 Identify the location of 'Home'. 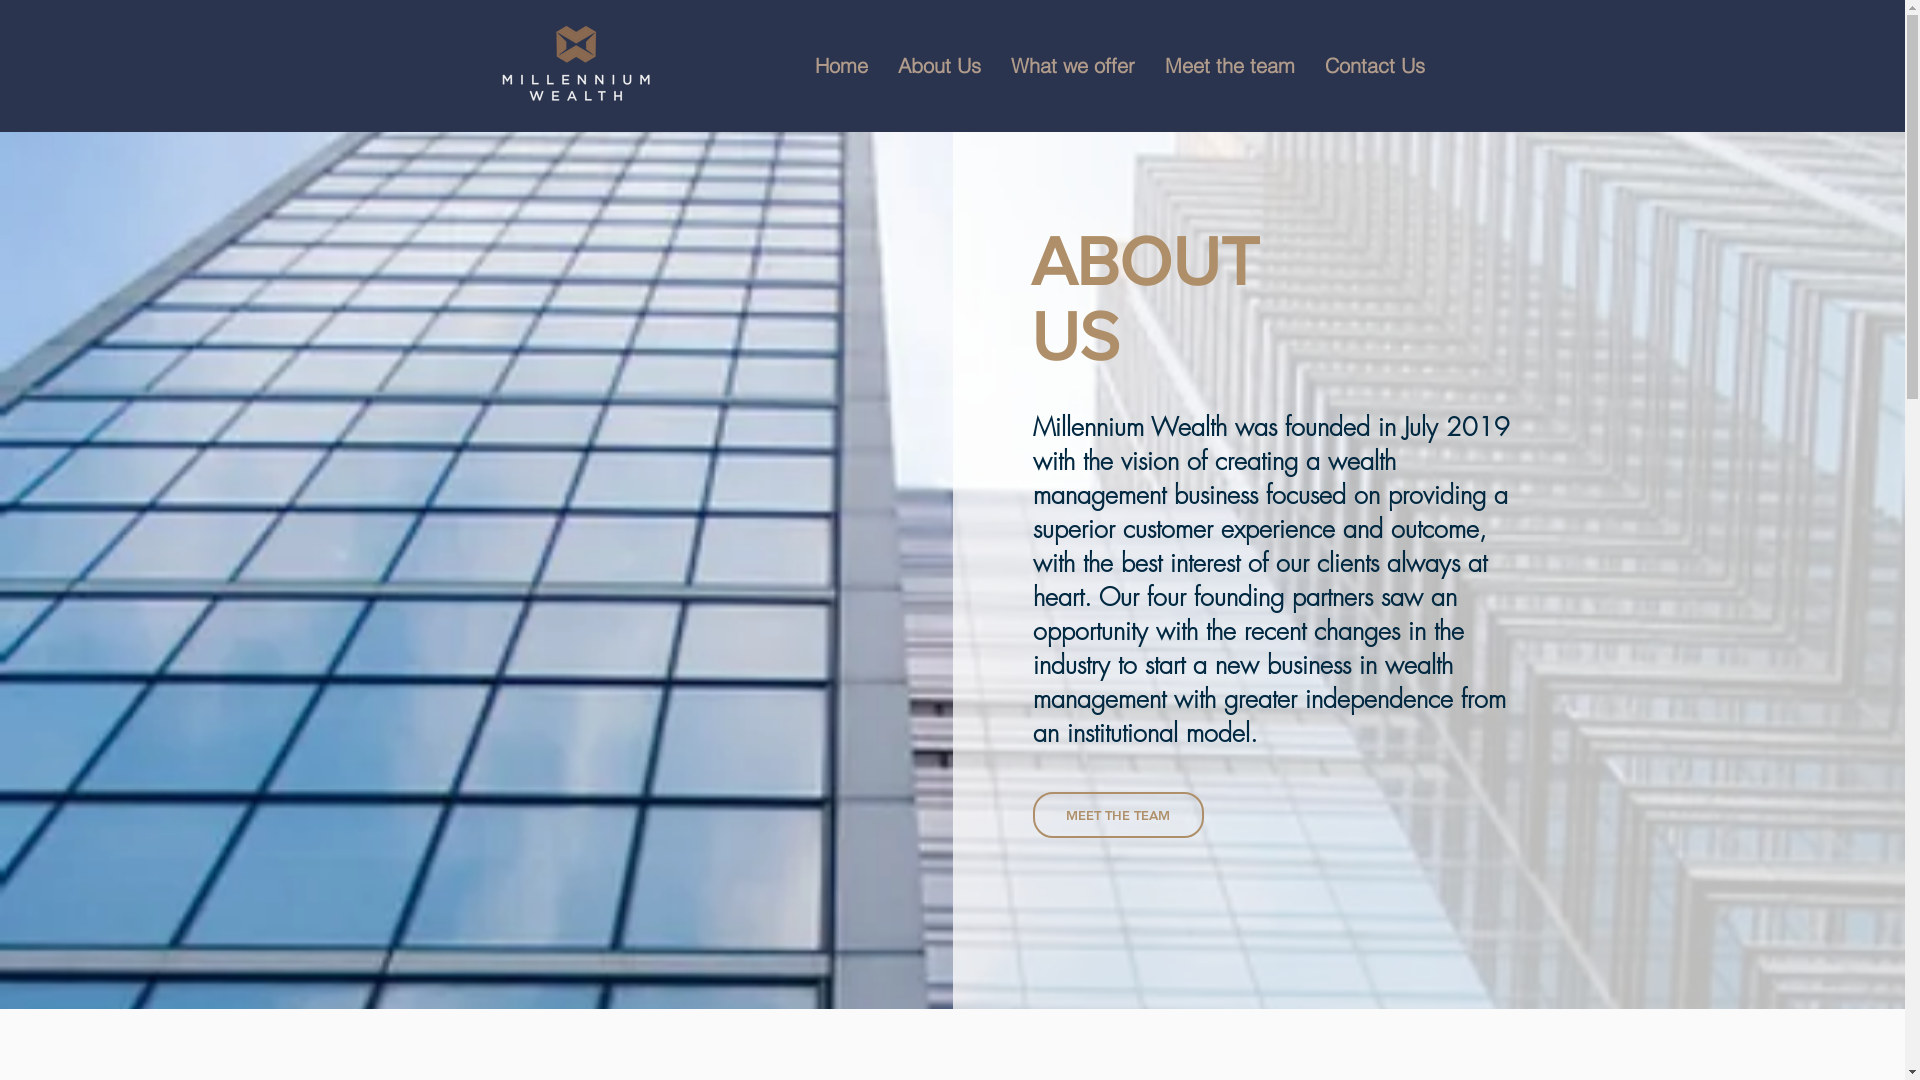
(800, 64).